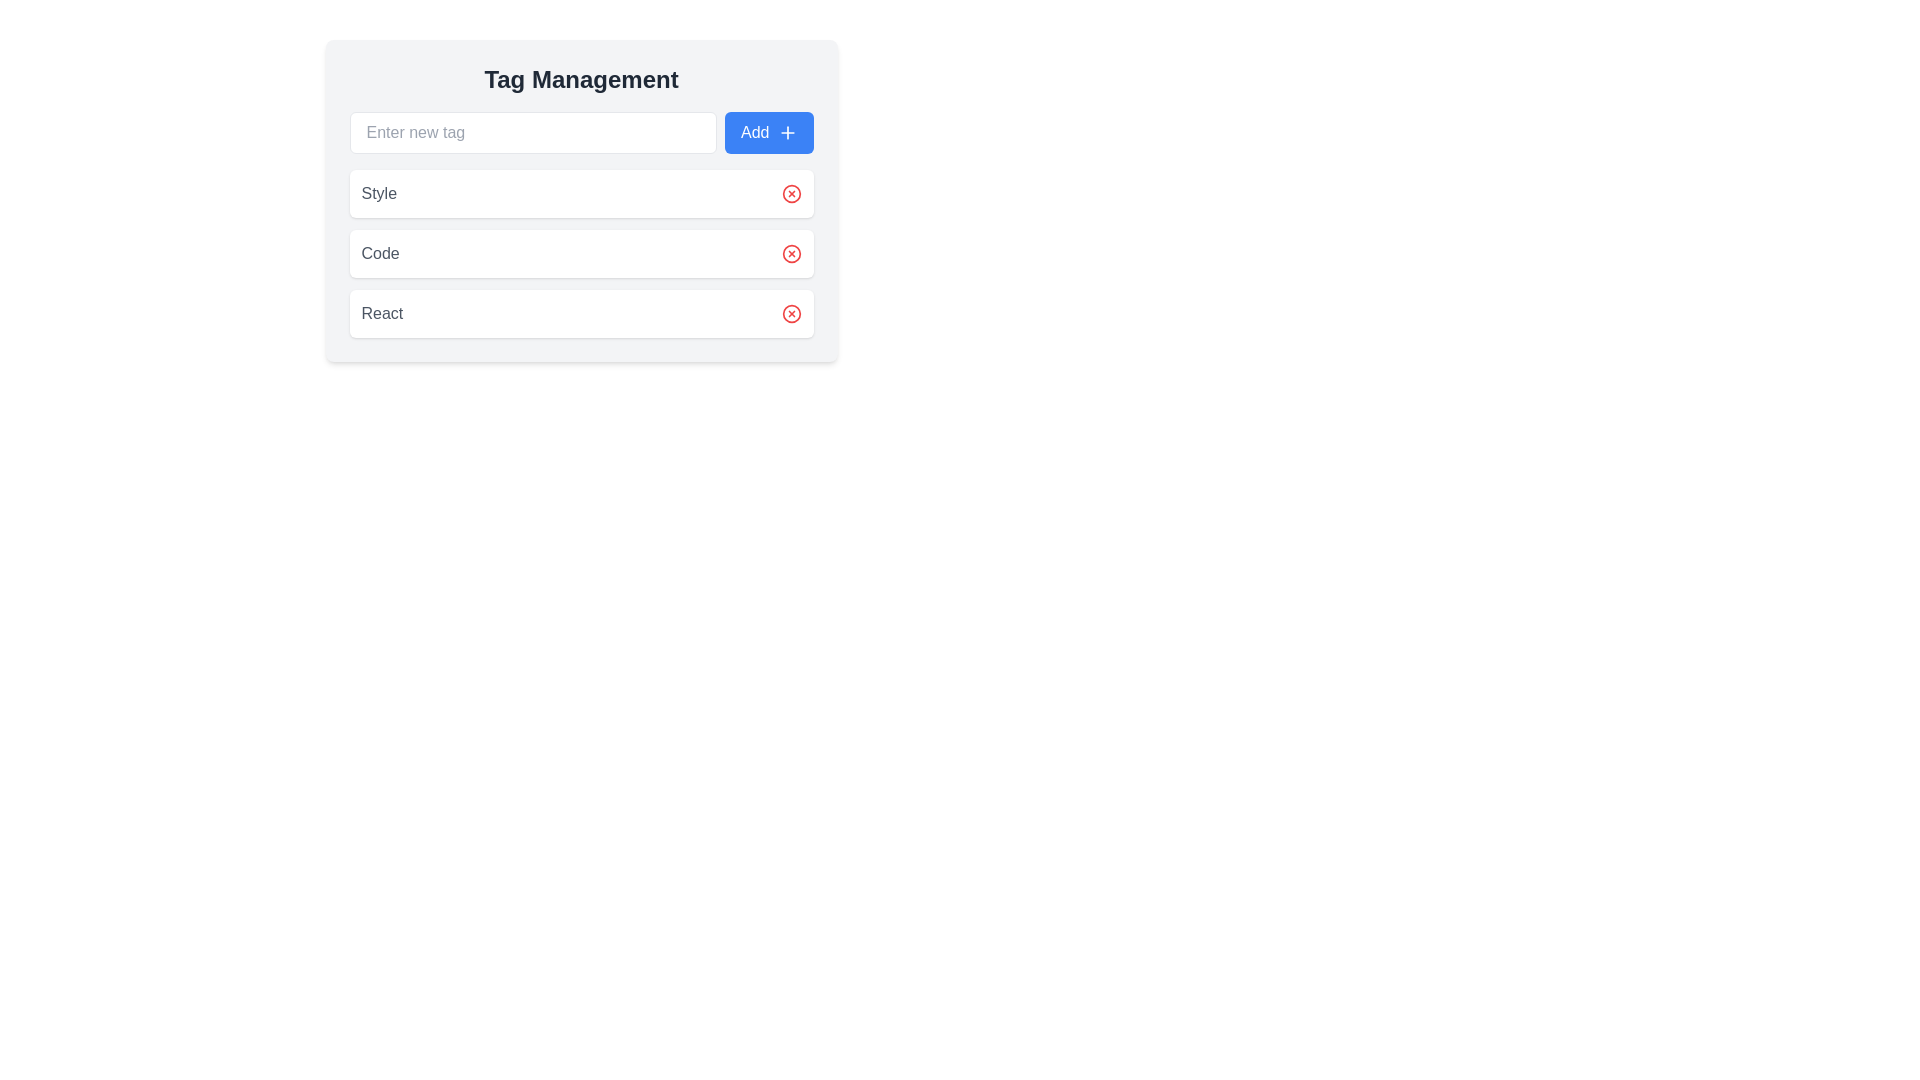 This screenshot has height=1080, width=1920. I want to click on the rectangular button with a blue background and white text saying 'Add', so click(768, 132).